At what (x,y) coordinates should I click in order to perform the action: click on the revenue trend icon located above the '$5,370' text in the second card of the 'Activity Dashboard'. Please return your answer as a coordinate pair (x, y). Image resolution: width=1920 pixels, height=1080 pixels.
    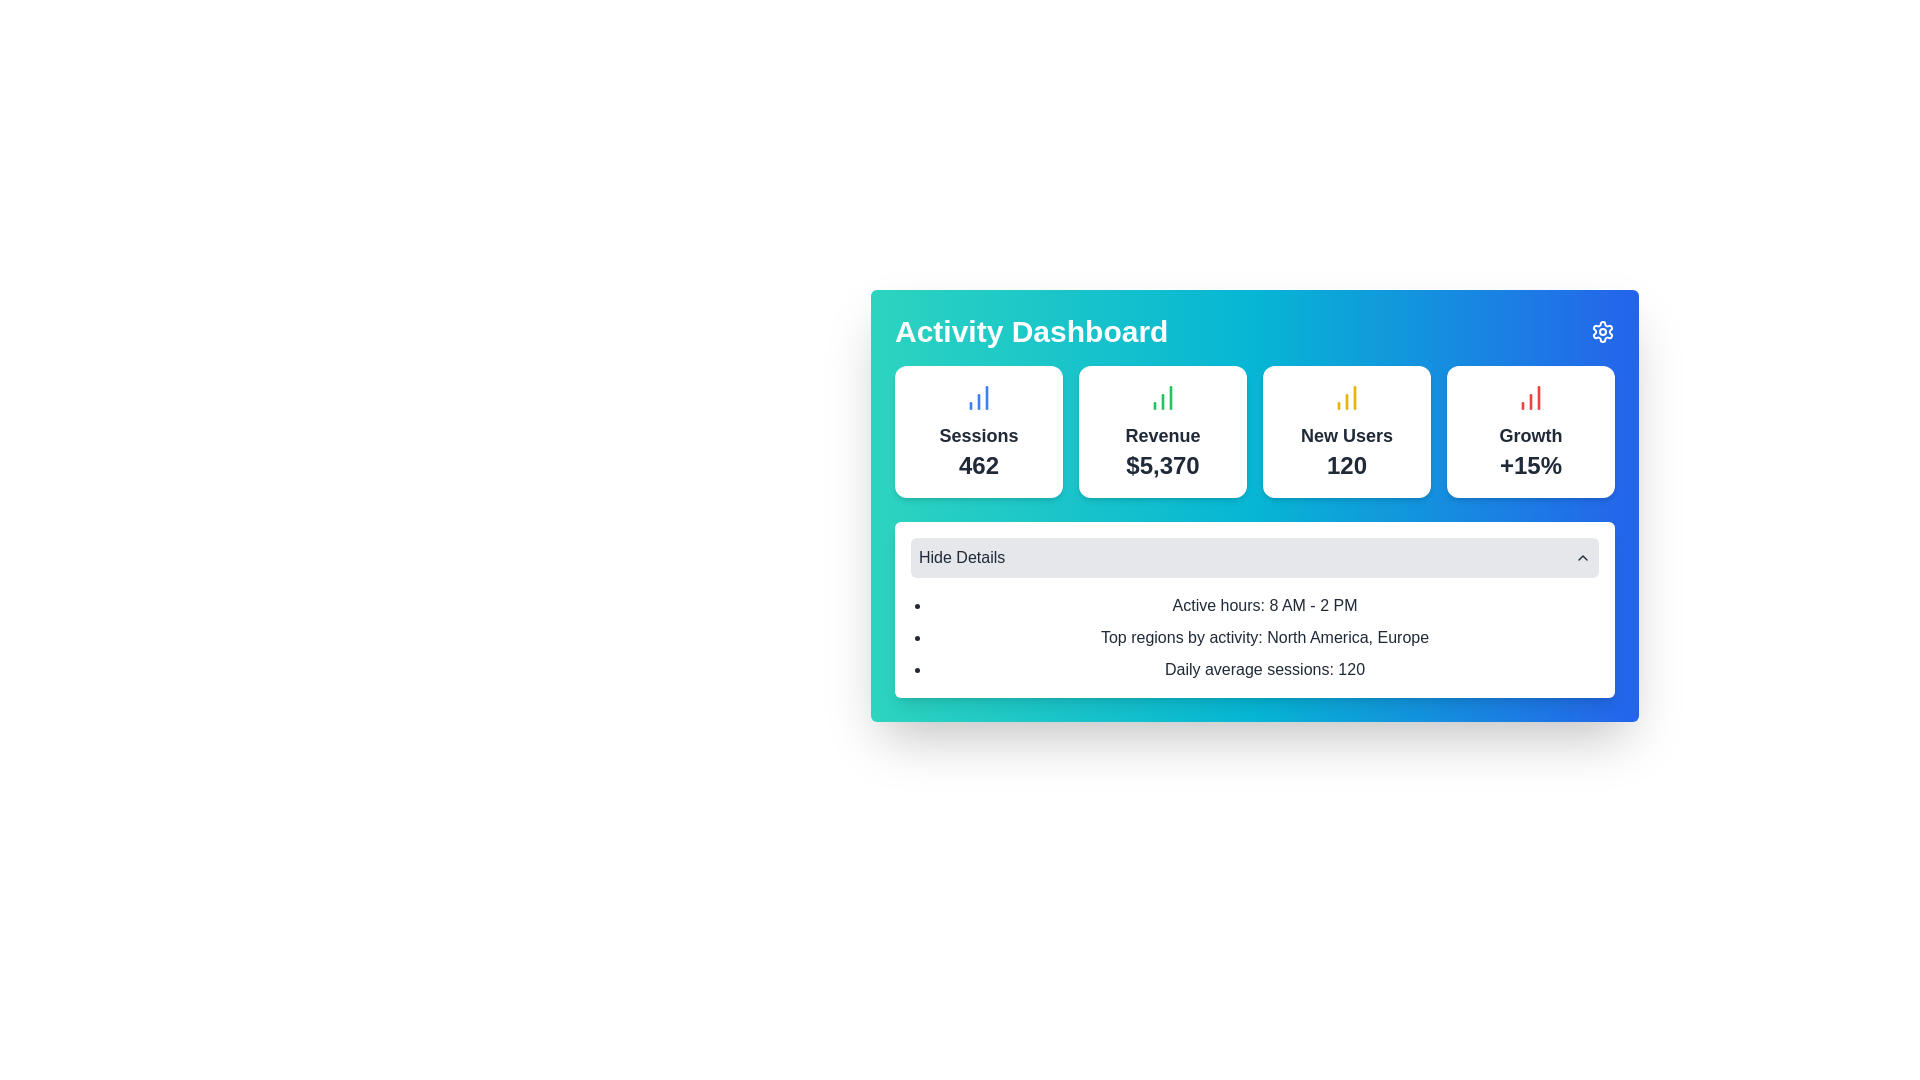
    Looking at the image, I should click on (1162, 397).